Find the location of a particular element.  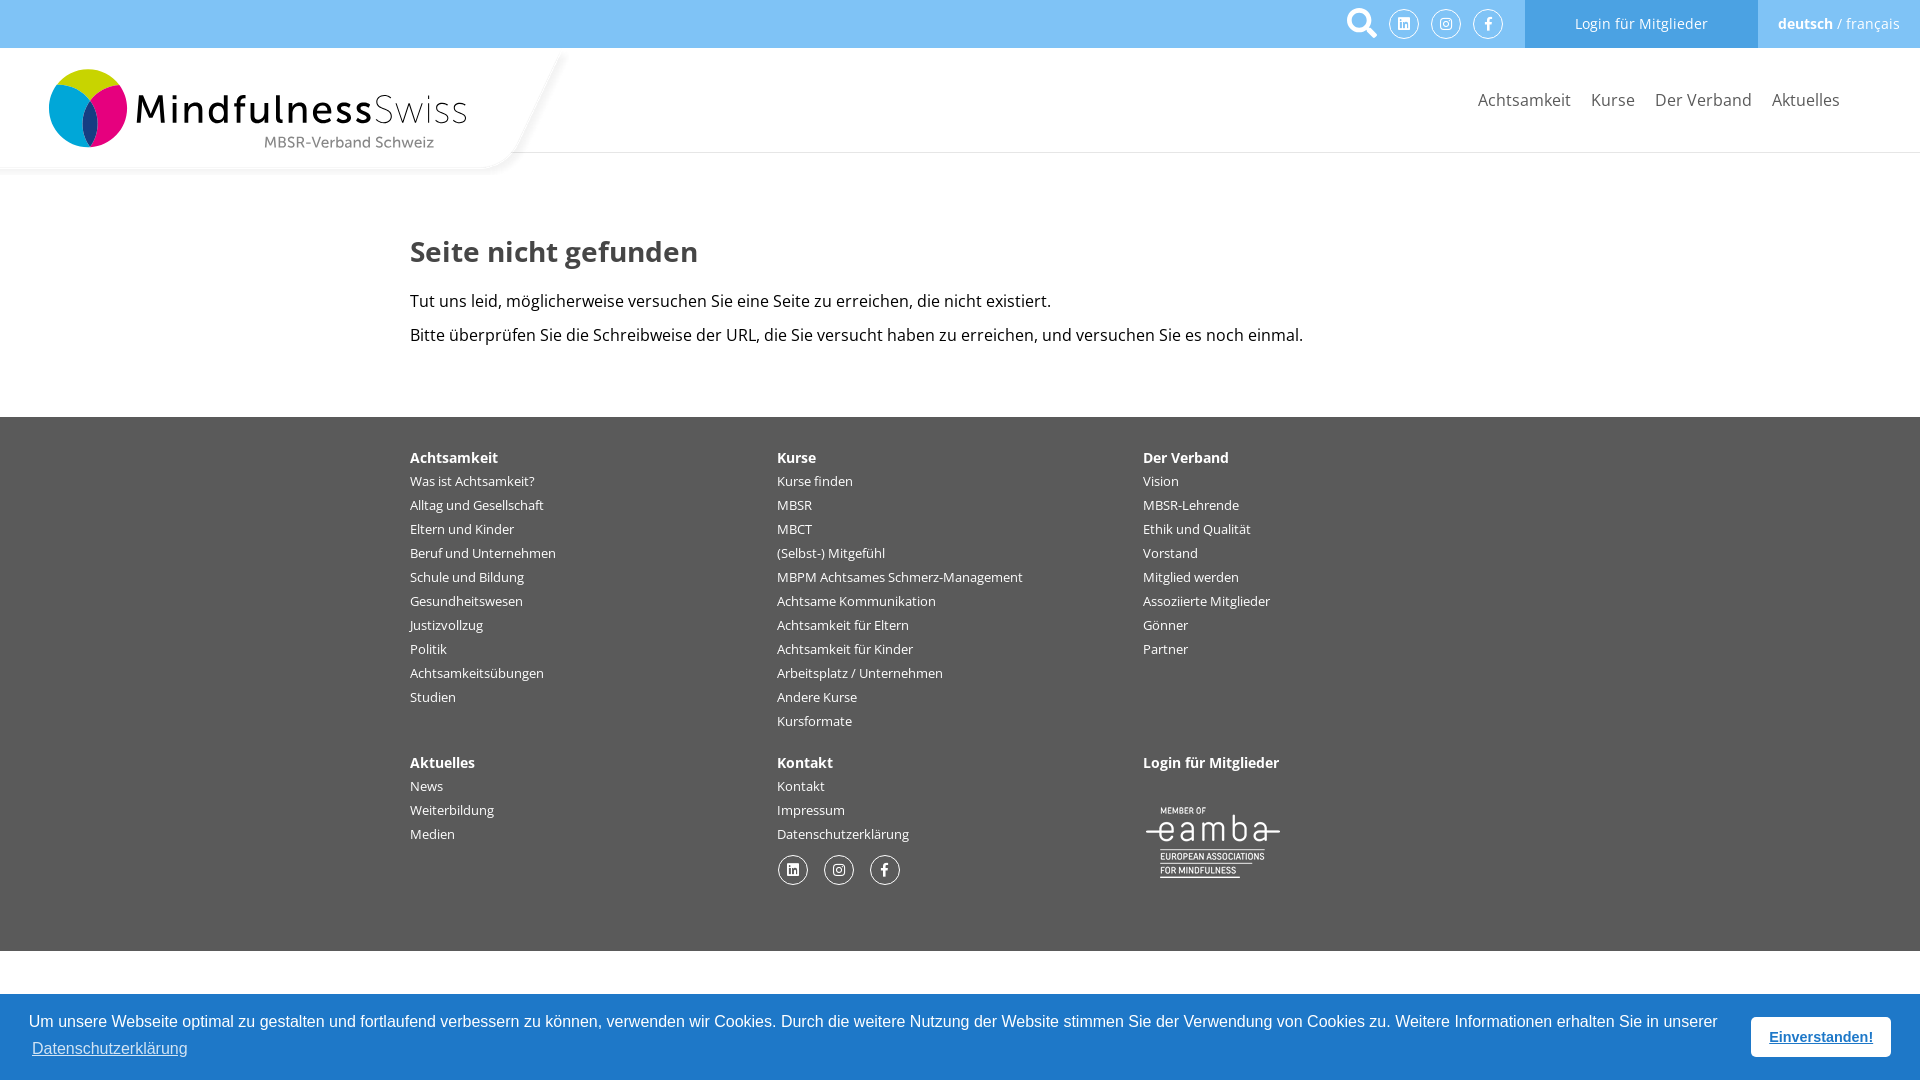

'Alltag und Gesellschaft' is located at coordinates (408, 504).